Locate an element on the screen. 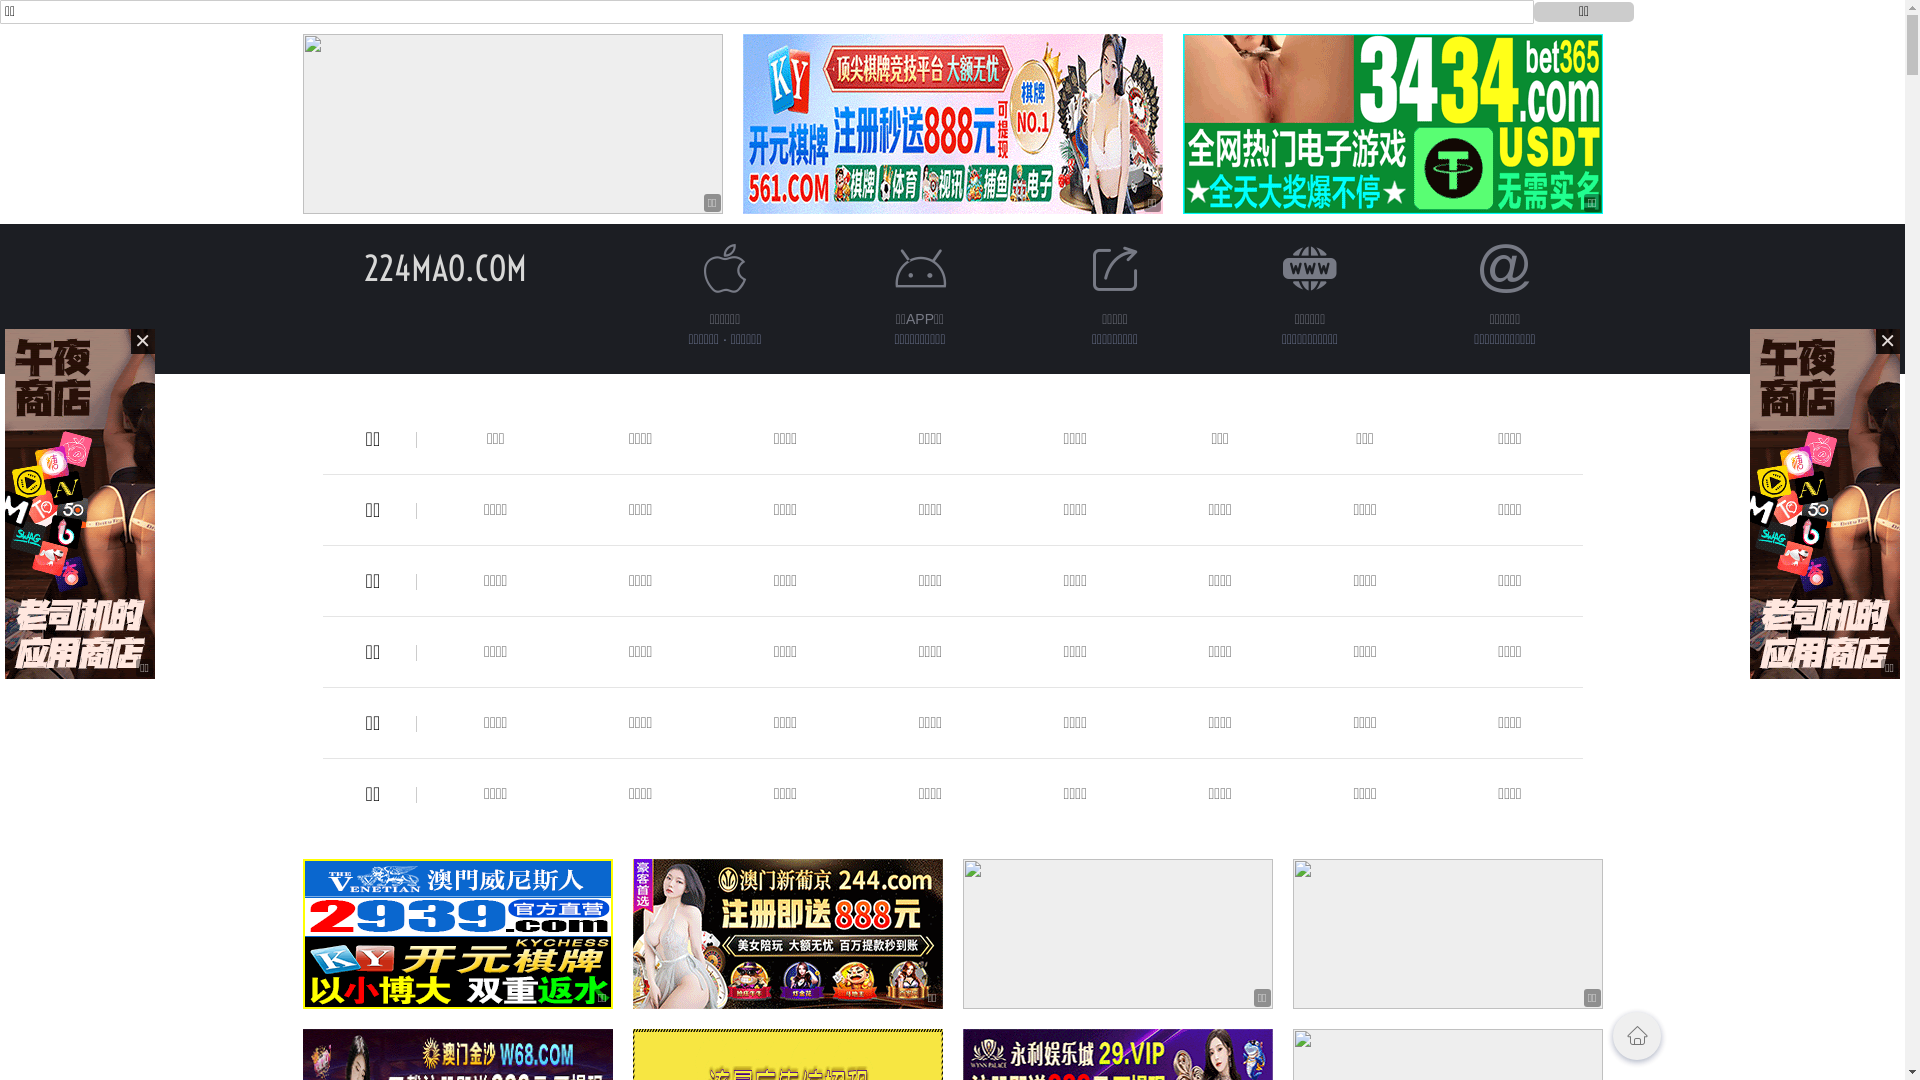 This screenshot has height=1080, width=1920. '224MAO.COM' is located at coordinates (444, 267).